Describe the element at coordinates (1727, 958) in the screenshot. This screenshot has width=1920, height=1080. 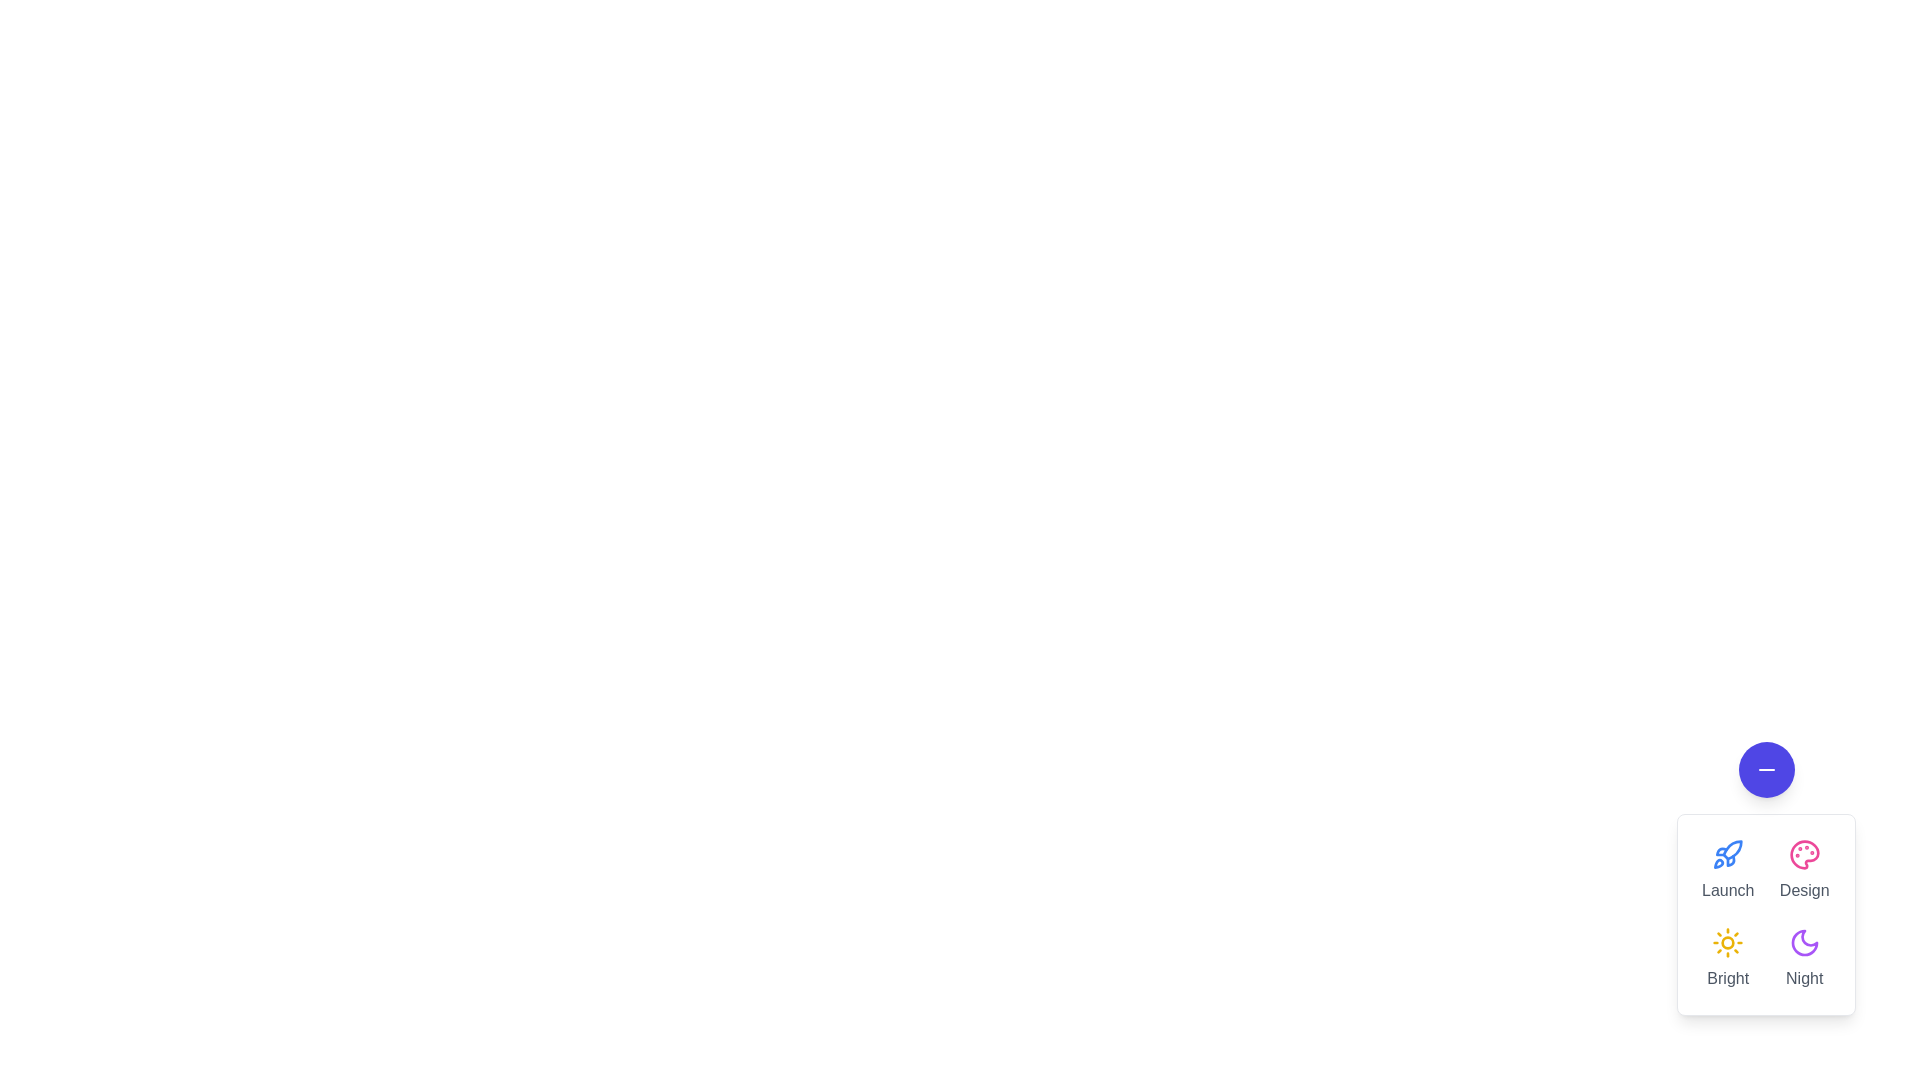
I see `the 'Bright' action button` at that location.